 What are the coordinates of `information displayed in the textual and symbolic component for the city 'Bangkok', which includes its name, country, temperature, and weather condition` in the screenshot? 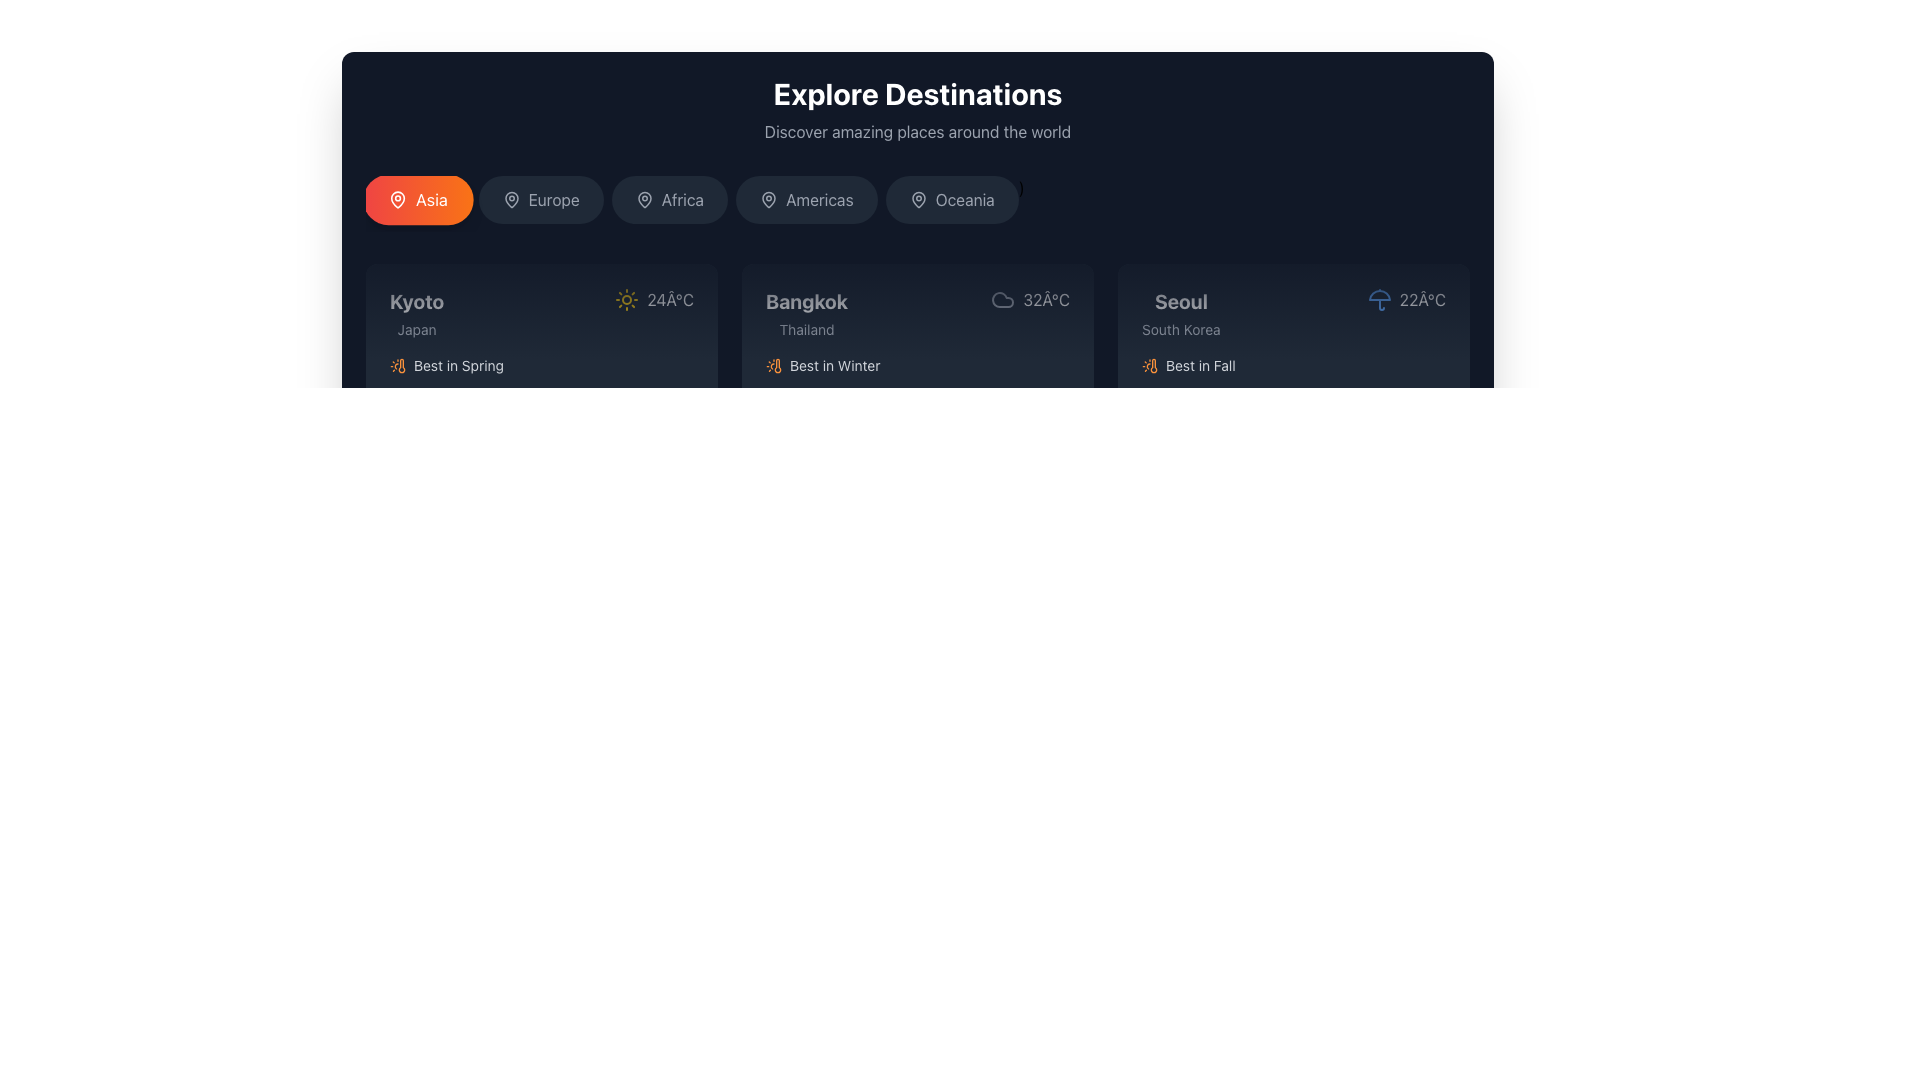 It's located at (916, 313).